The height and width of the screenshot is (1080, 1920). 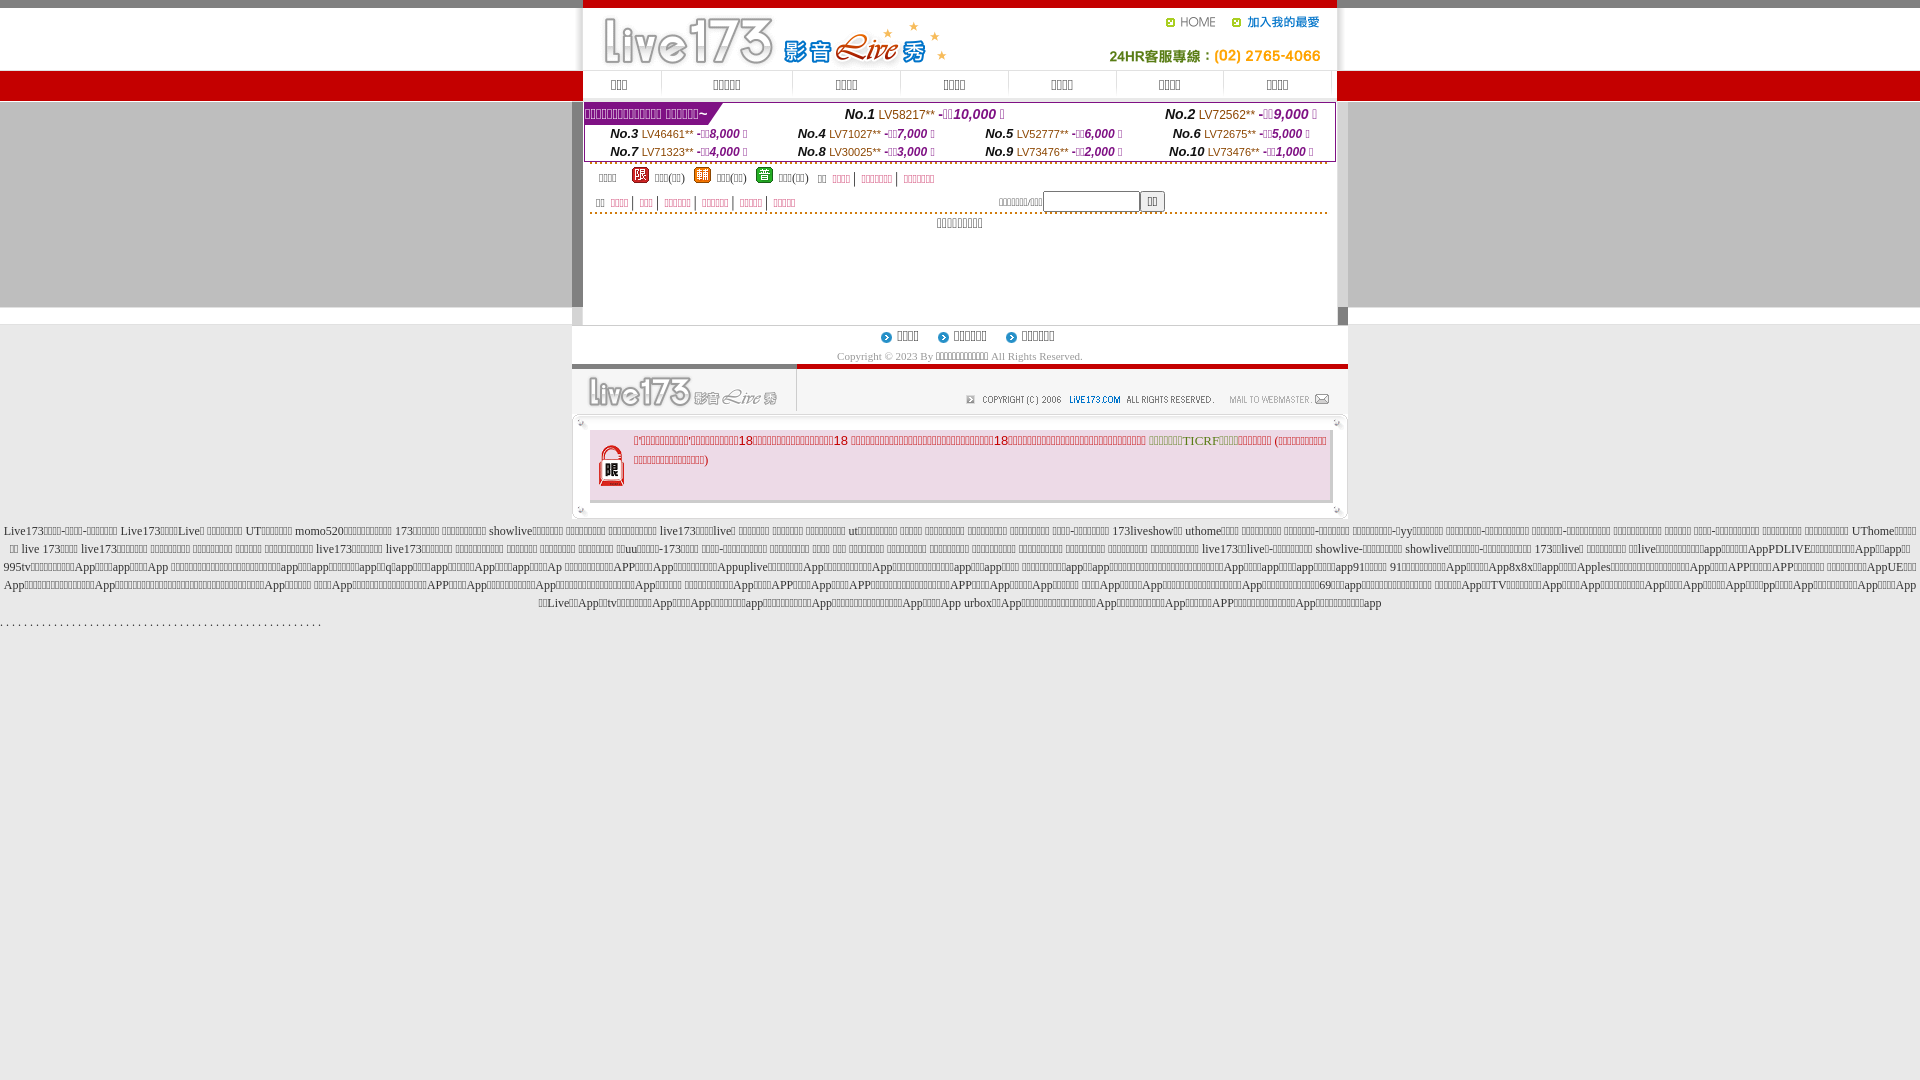 What do you see at coordinates (48, 620) in the screenshot?
I see `'.'` at bounding box center [48, 620].